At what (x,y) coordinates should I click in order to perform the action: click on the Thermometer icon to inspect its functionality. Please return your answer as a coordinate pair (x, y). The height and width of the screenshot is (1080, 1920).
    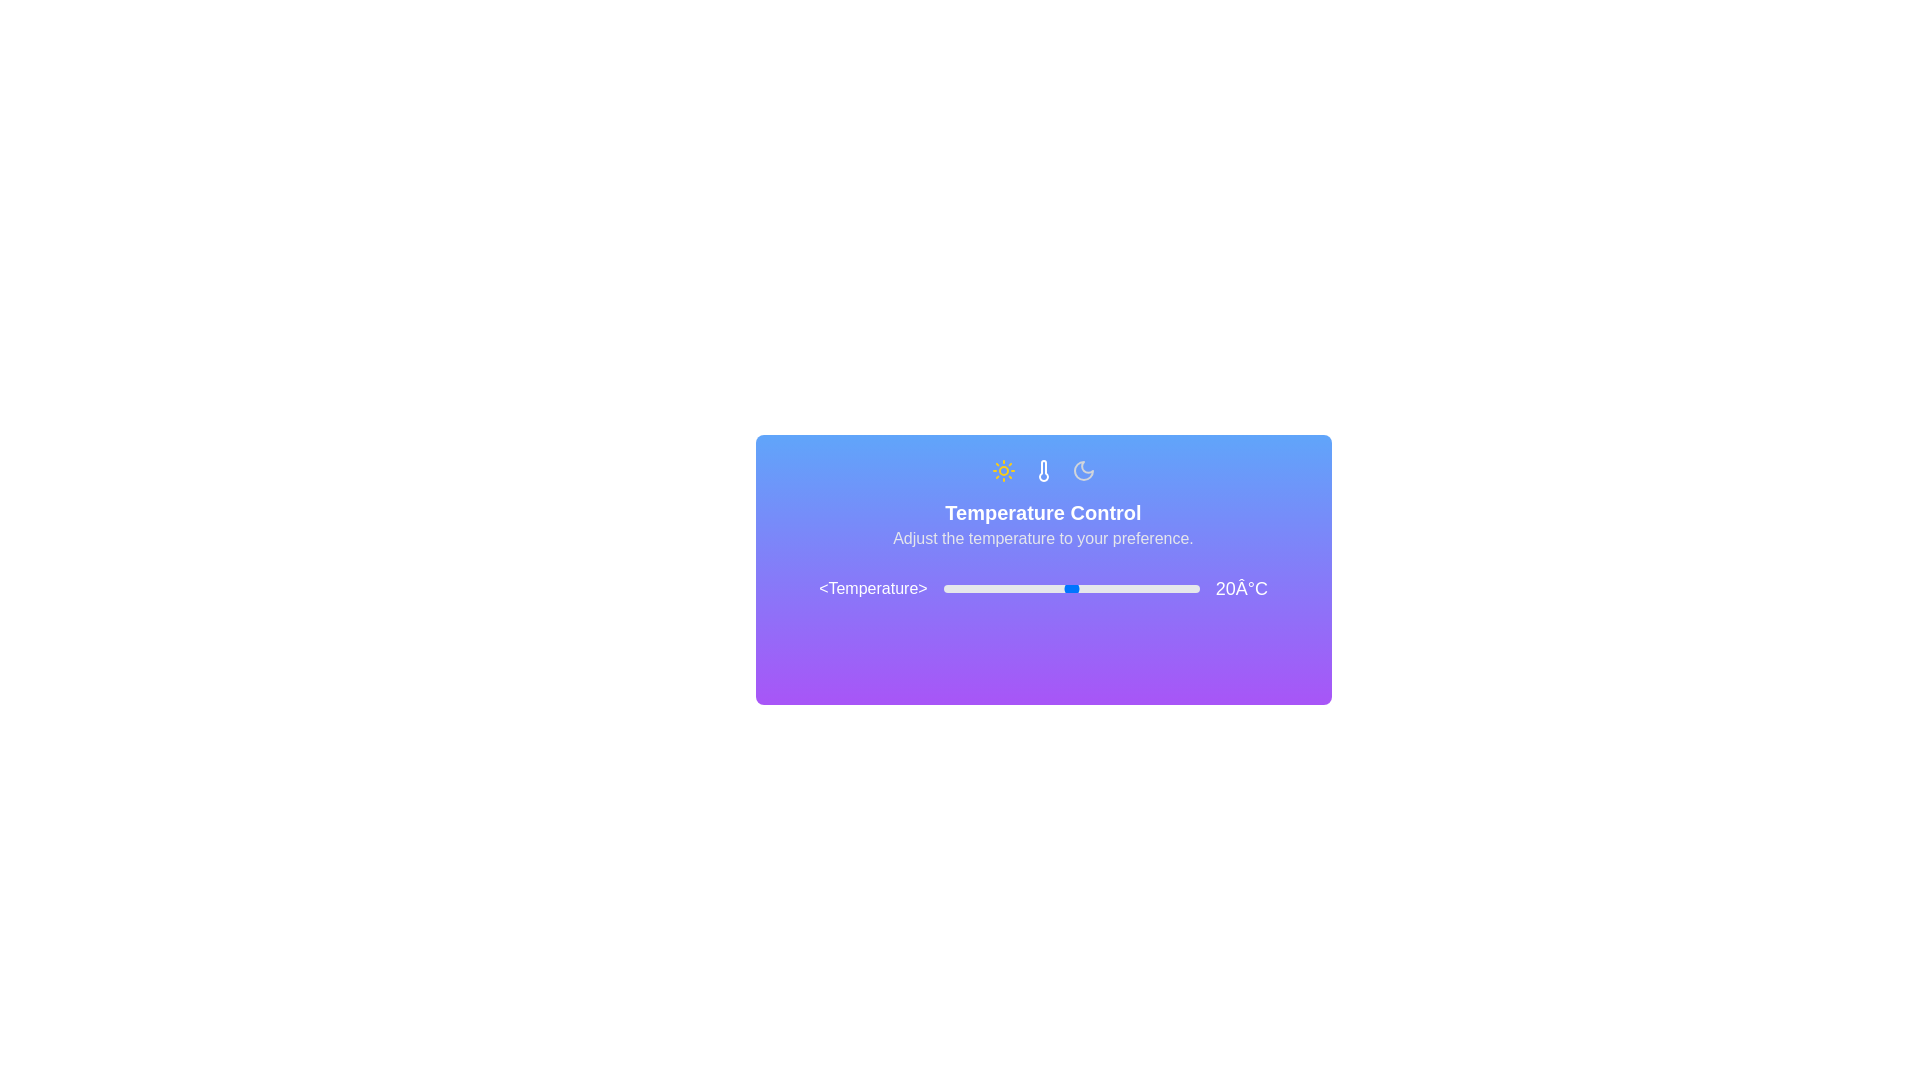
    Looking at the image, I should click on (1042, 470).